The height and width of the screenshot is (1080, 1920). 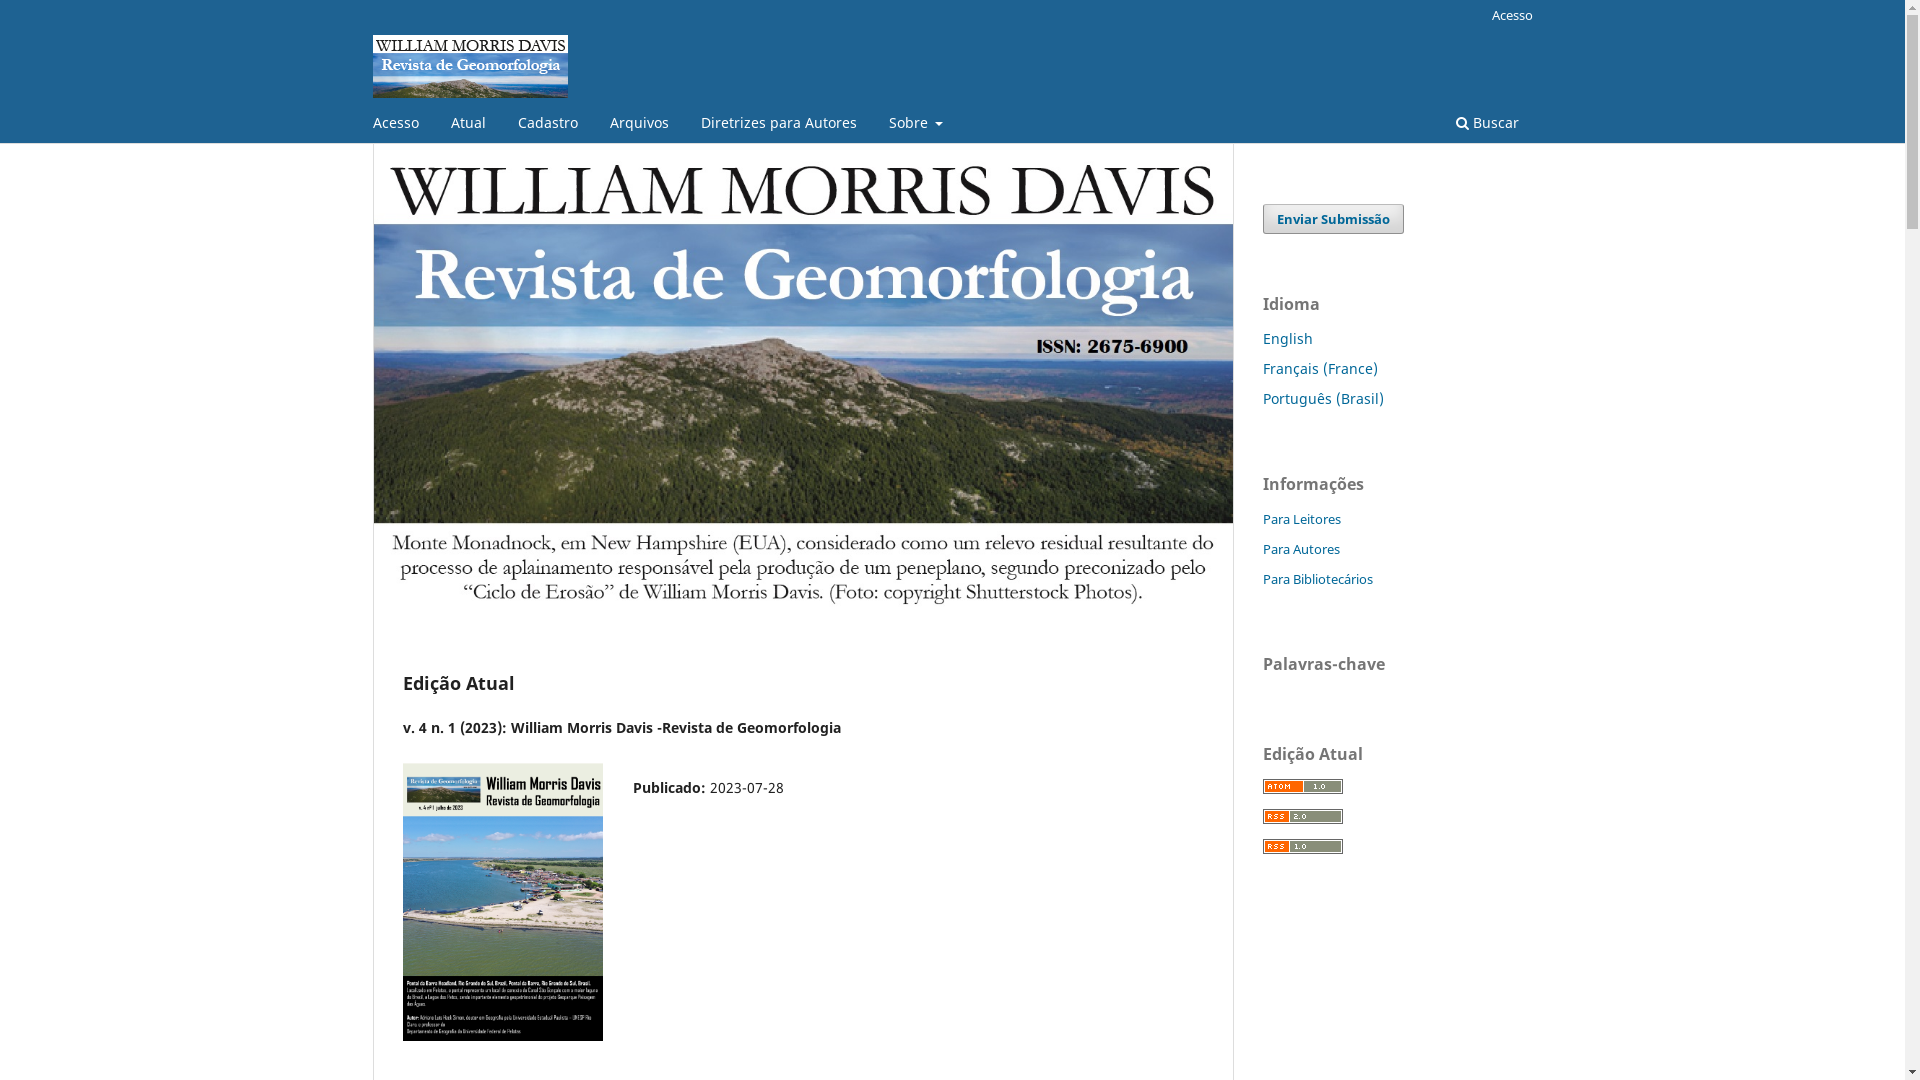 I want to click on 'Arquivos', so click(x=637, y=125).